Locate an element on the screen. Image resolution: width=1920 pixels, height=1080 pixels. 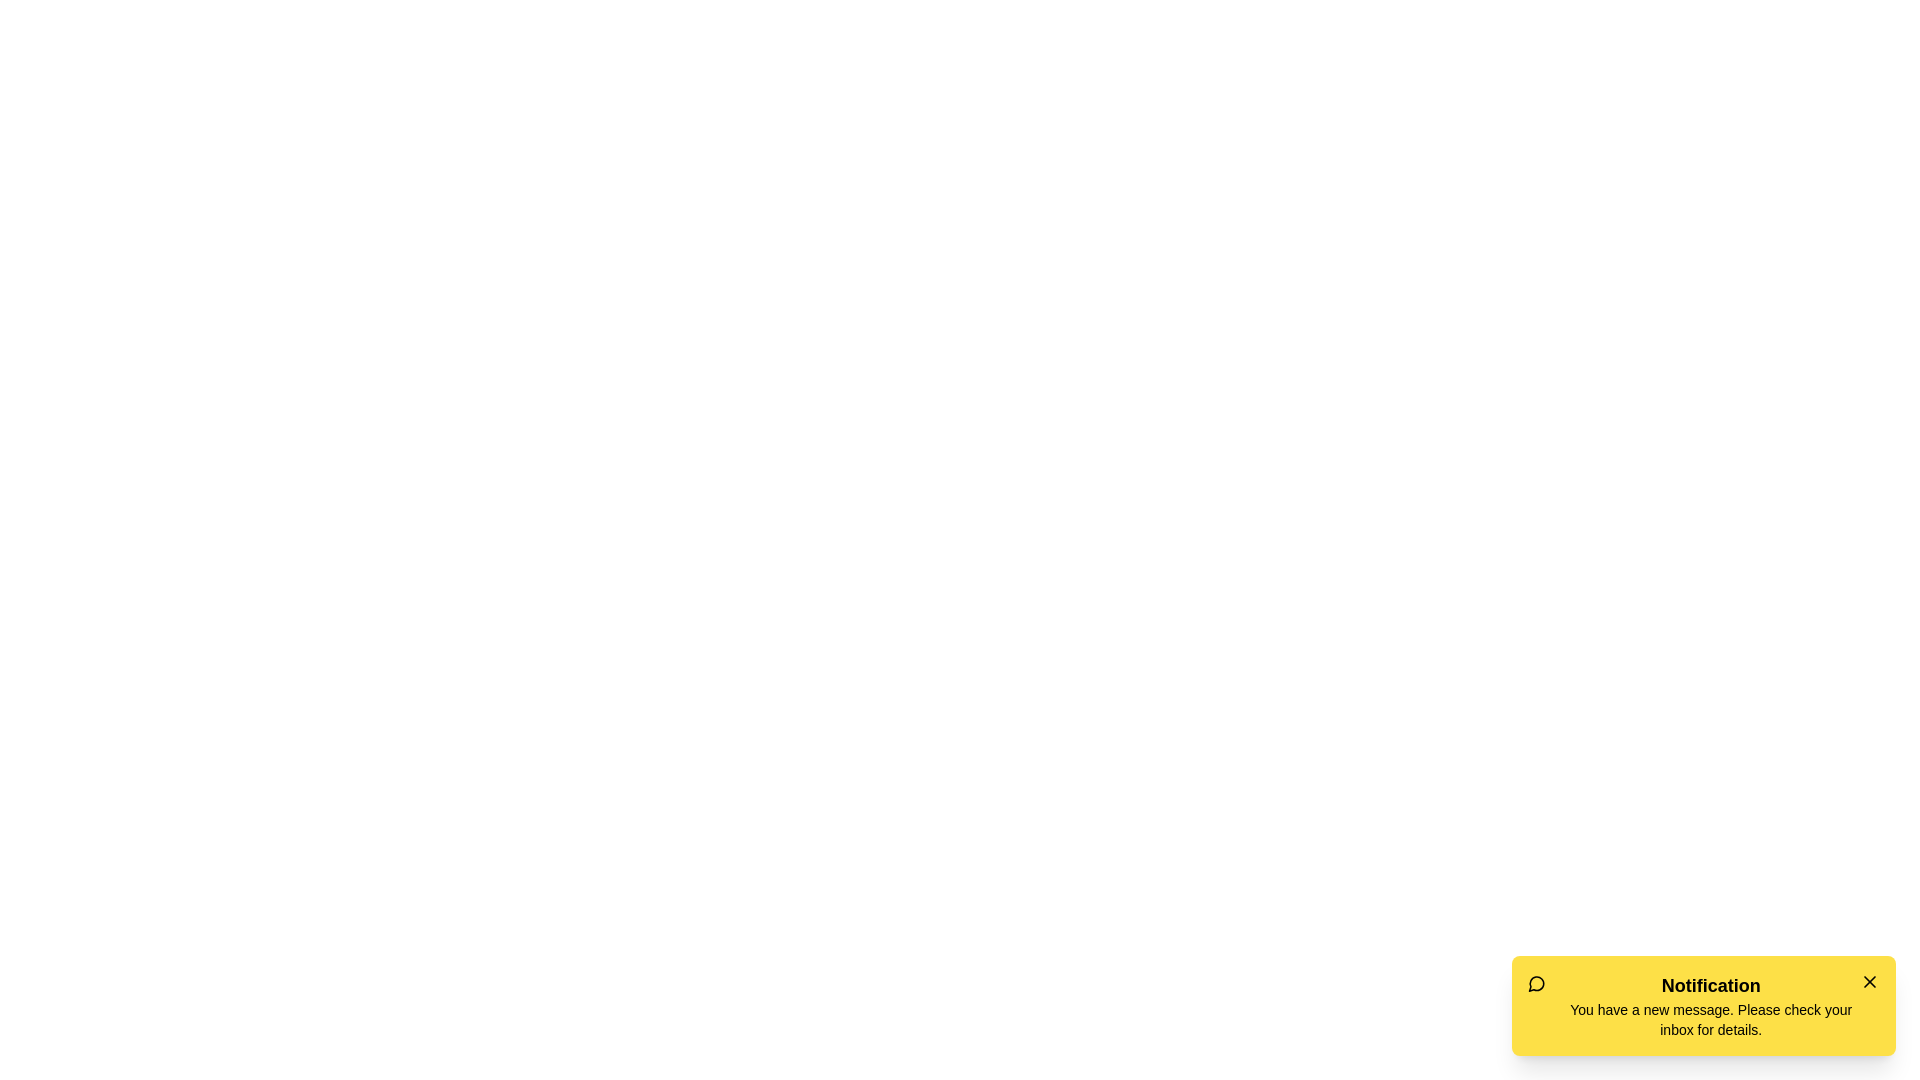
the close button of the notification is located at coordinates (1869, 981).